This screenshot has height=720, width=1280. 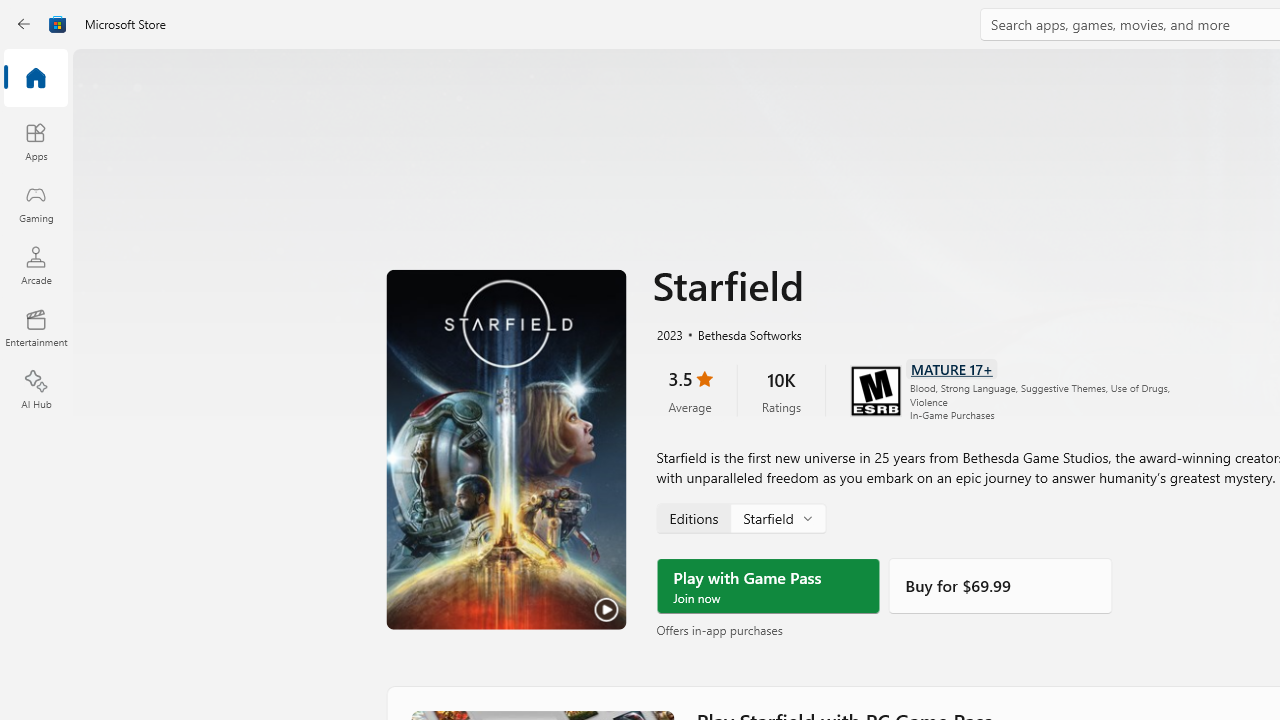 I want to click on 'Gaming', so click(x=35, y=203).